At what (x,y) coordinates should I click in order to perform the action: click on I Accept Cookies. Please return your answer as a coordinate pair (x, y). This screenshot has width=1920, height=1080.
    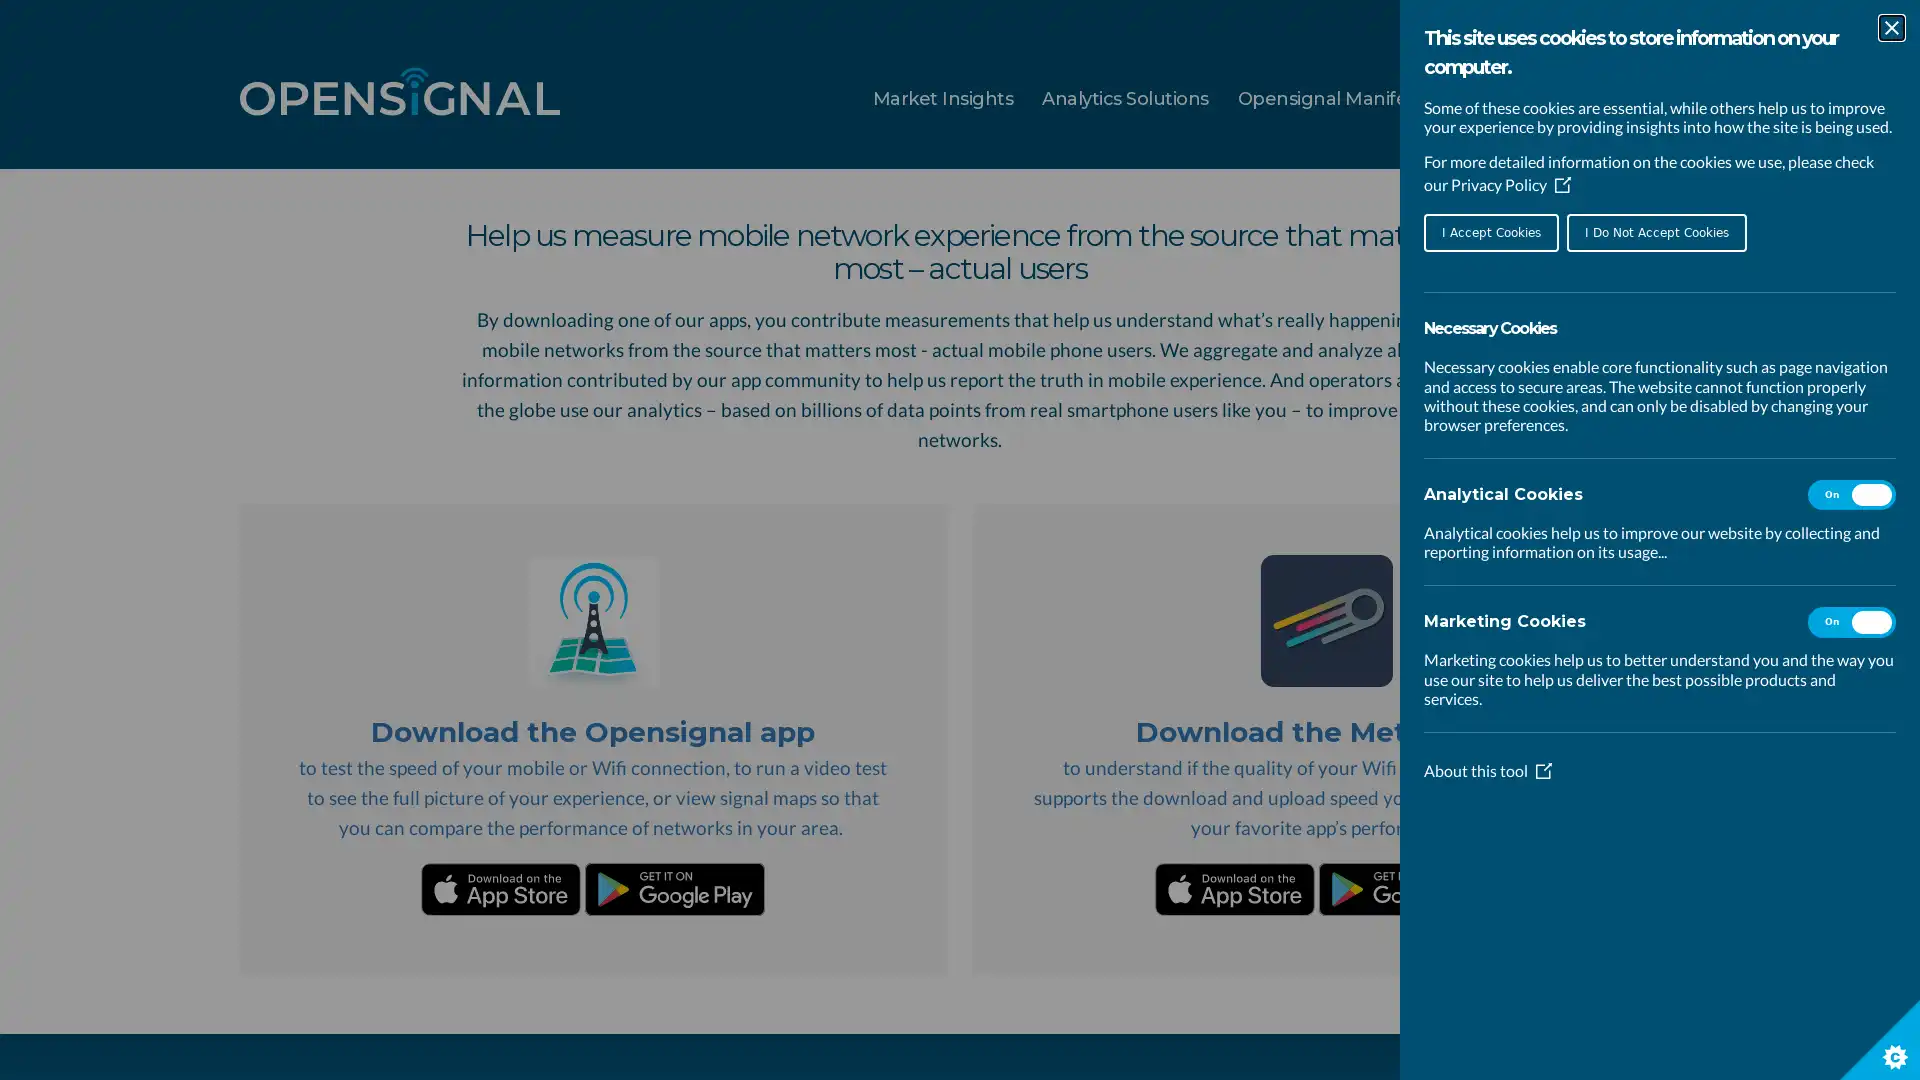
    Looking at the image, I should click on (1491, 231).